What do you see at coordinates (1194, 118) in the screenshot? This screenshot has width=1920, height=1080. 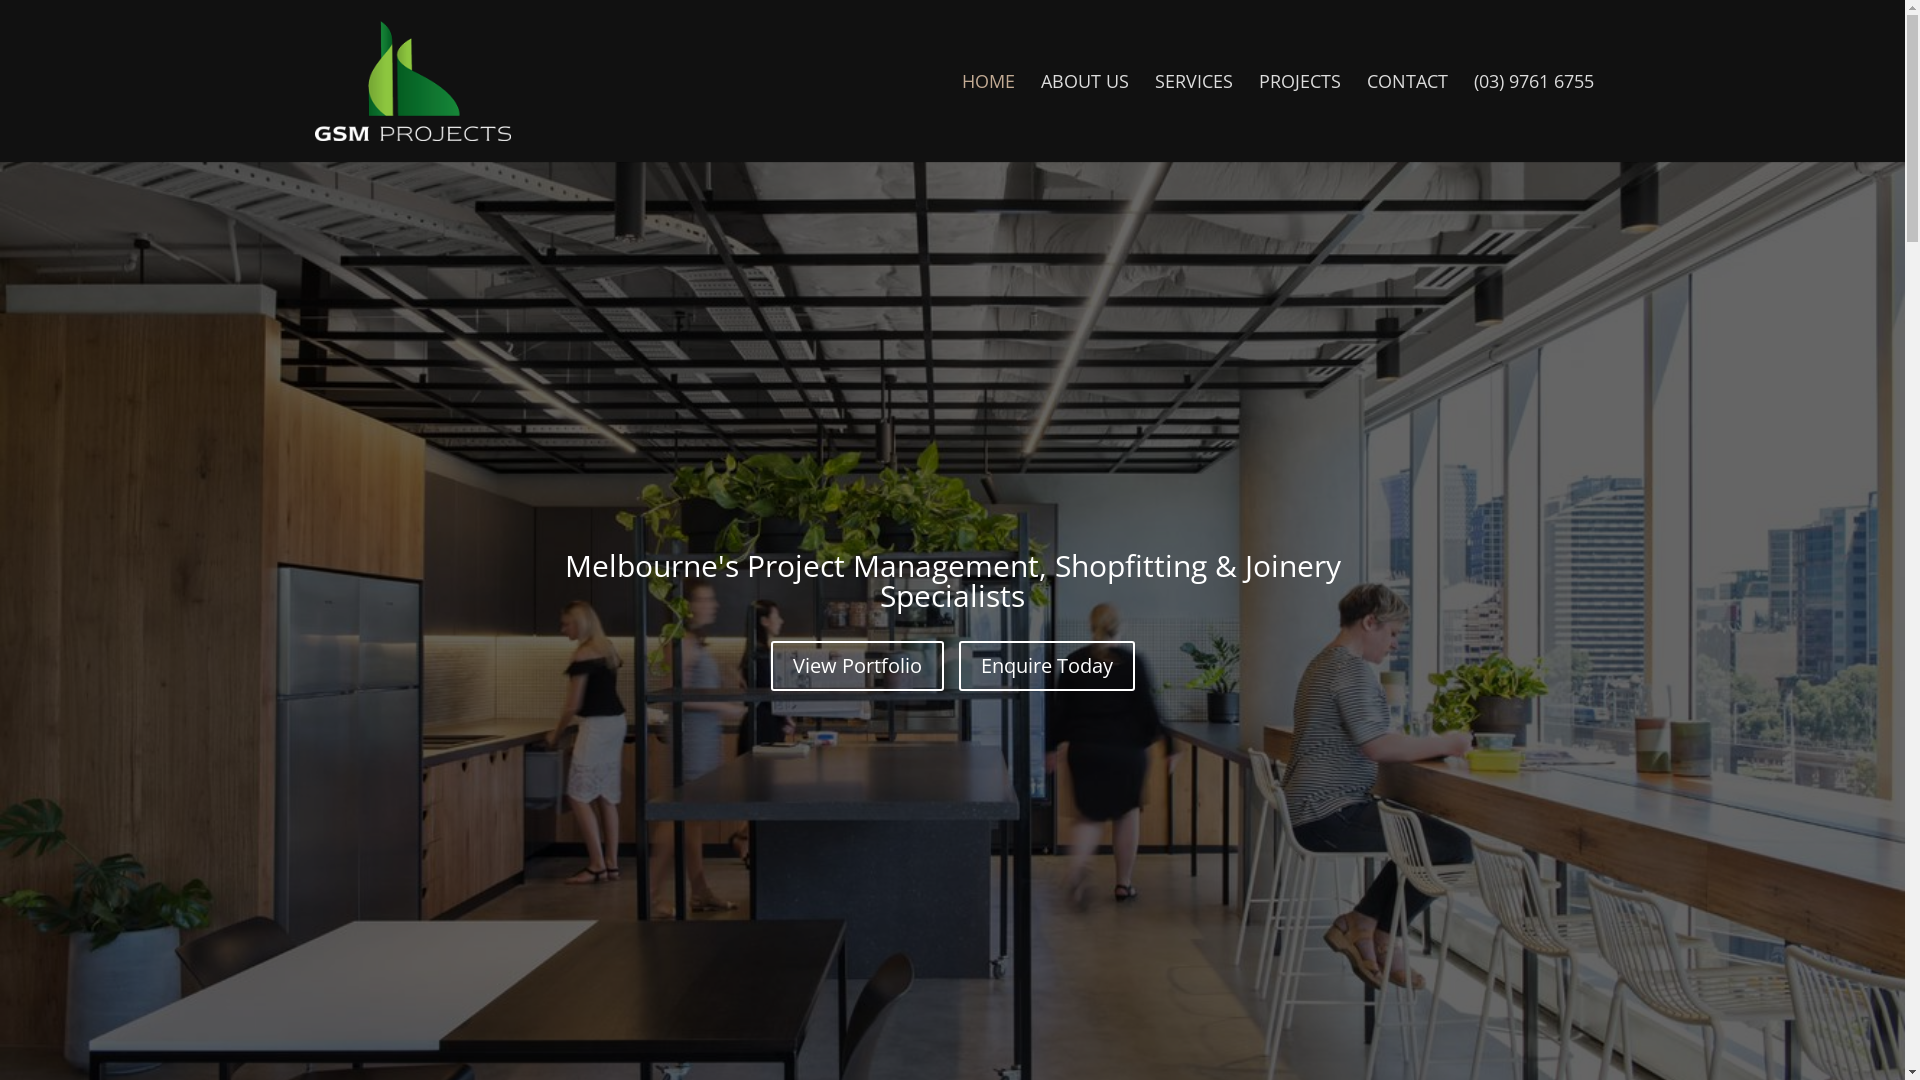 I see `'SERVICES'` at bounding box center [1194, 118].